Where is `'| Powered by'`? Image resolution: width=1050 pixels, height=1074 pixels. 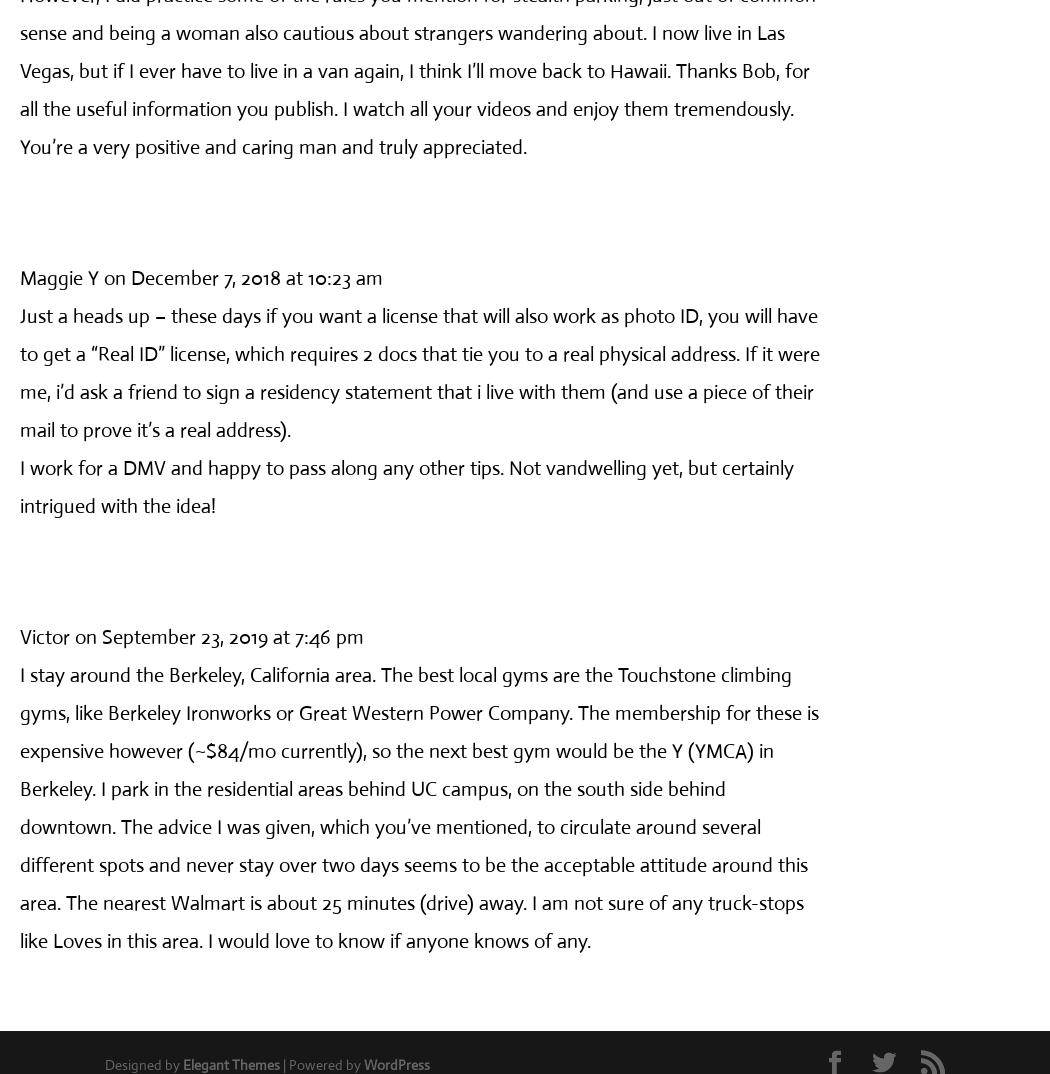
'| Powered by' is located at coordinates (322, 1064).